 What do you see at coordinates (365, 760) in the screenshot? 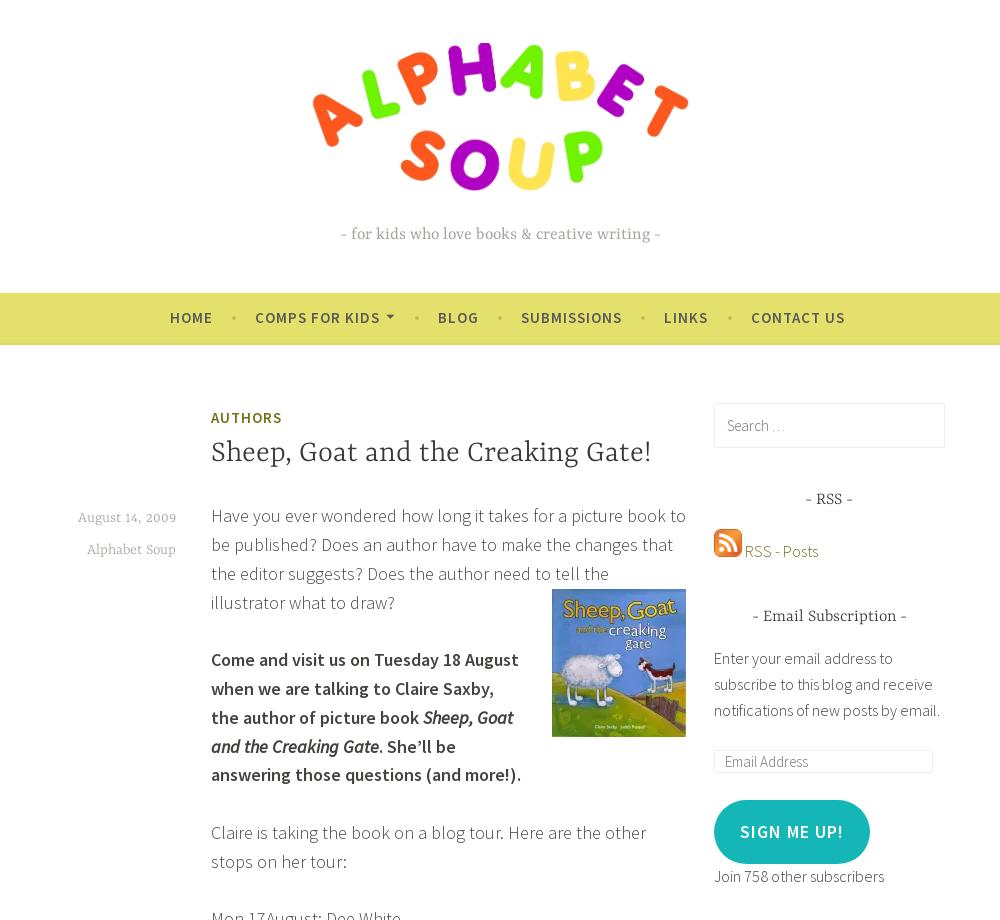
I see `'. She’ll be answering those questions (and more!).'` at bounding box center [365, 760].